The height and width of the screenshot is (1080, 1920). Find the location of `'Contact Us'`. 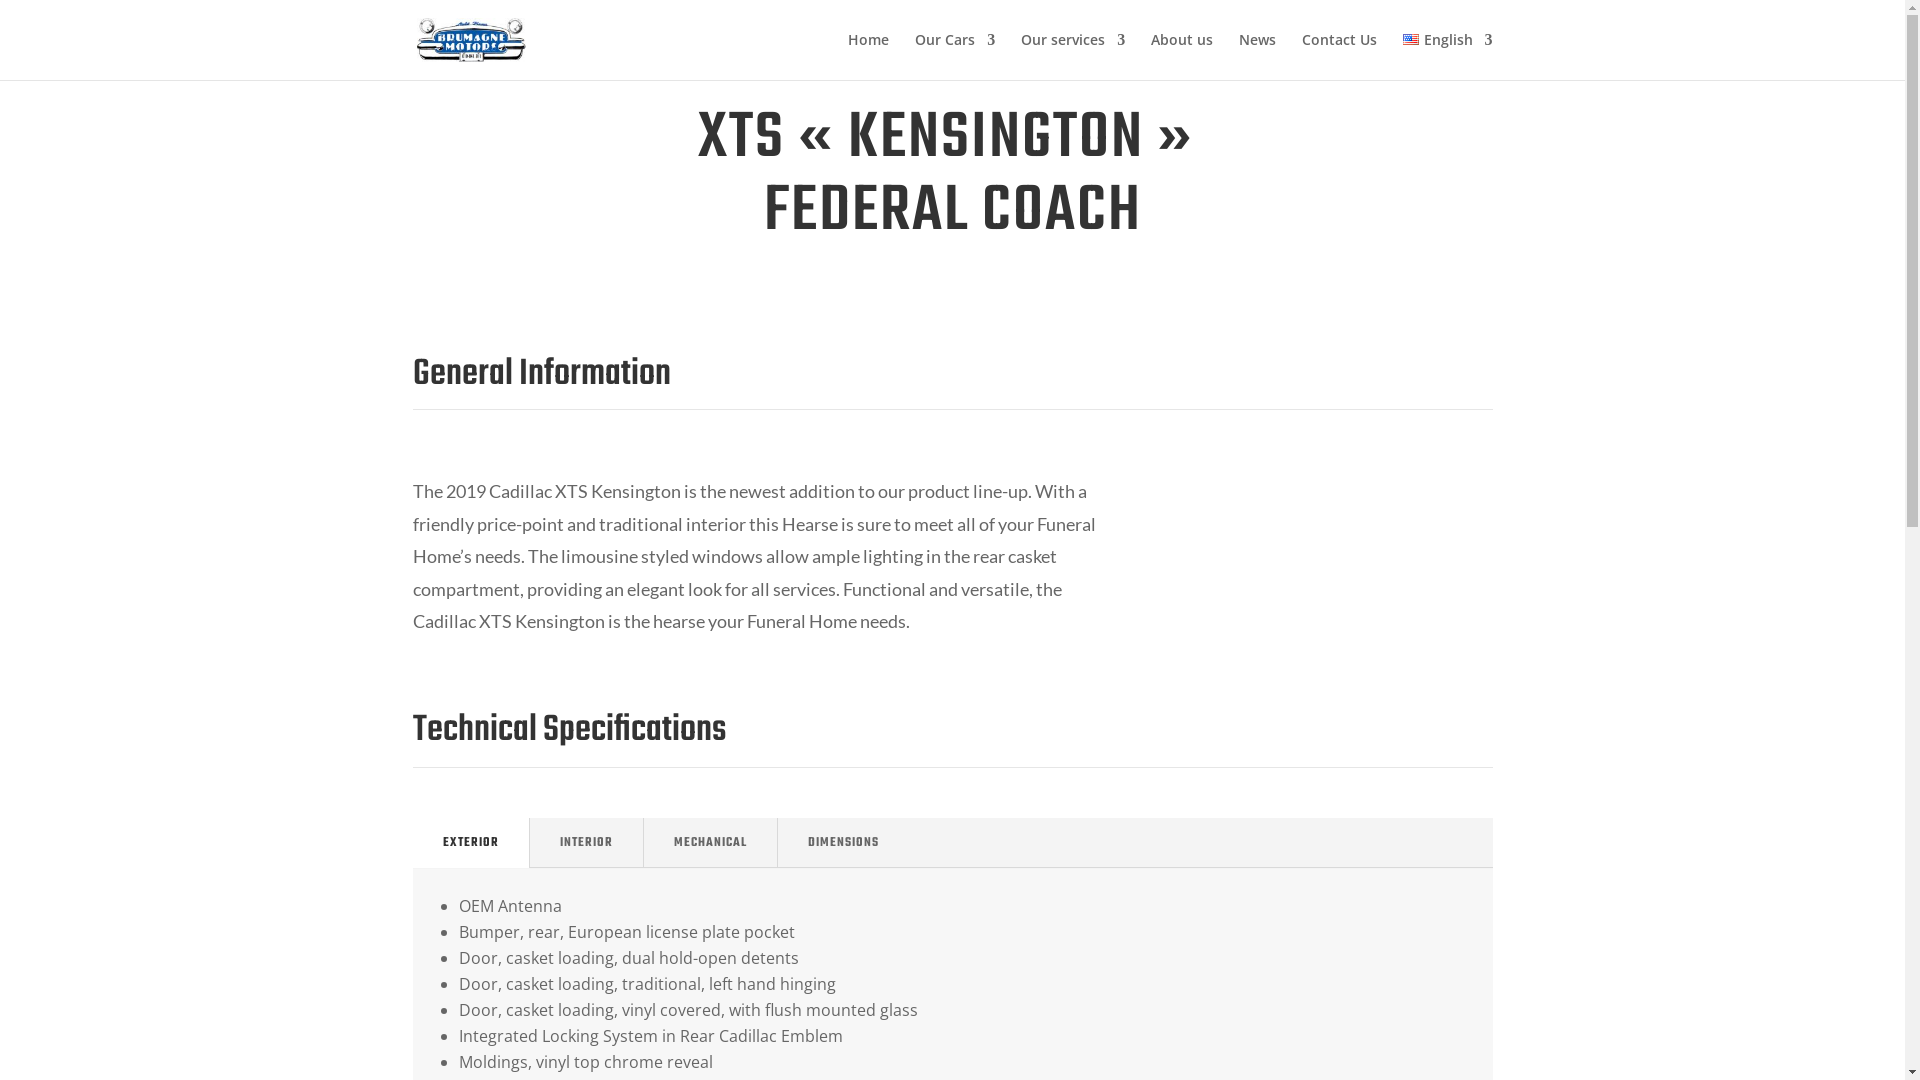

'Contact Us' is located at coordinates (1339, 55).